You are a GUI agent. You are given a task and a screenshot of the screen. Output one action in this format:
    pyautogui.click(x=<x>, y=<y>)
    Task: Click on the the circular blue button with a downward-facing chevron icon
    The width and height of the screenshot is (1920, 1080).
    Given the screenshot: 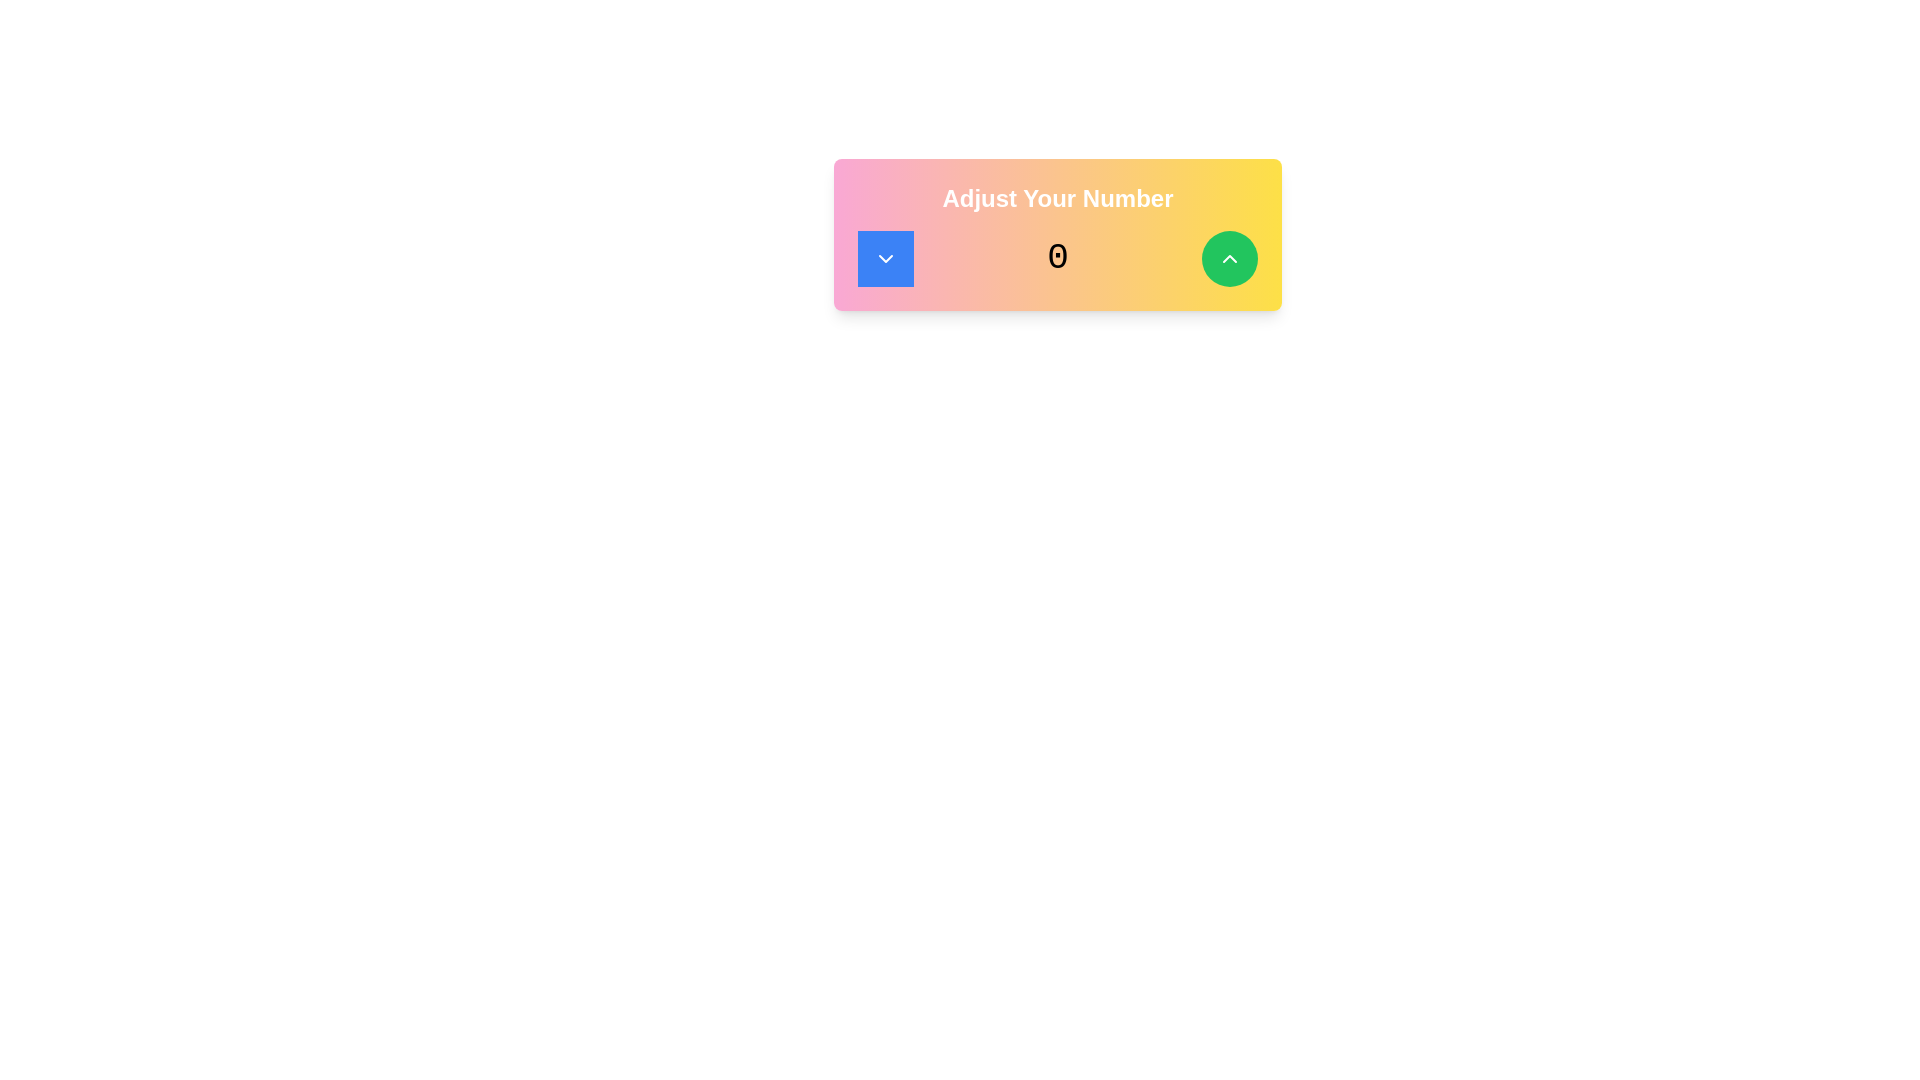 What is the action you would take?
    pyautogui.click(x=885, y=257)
    